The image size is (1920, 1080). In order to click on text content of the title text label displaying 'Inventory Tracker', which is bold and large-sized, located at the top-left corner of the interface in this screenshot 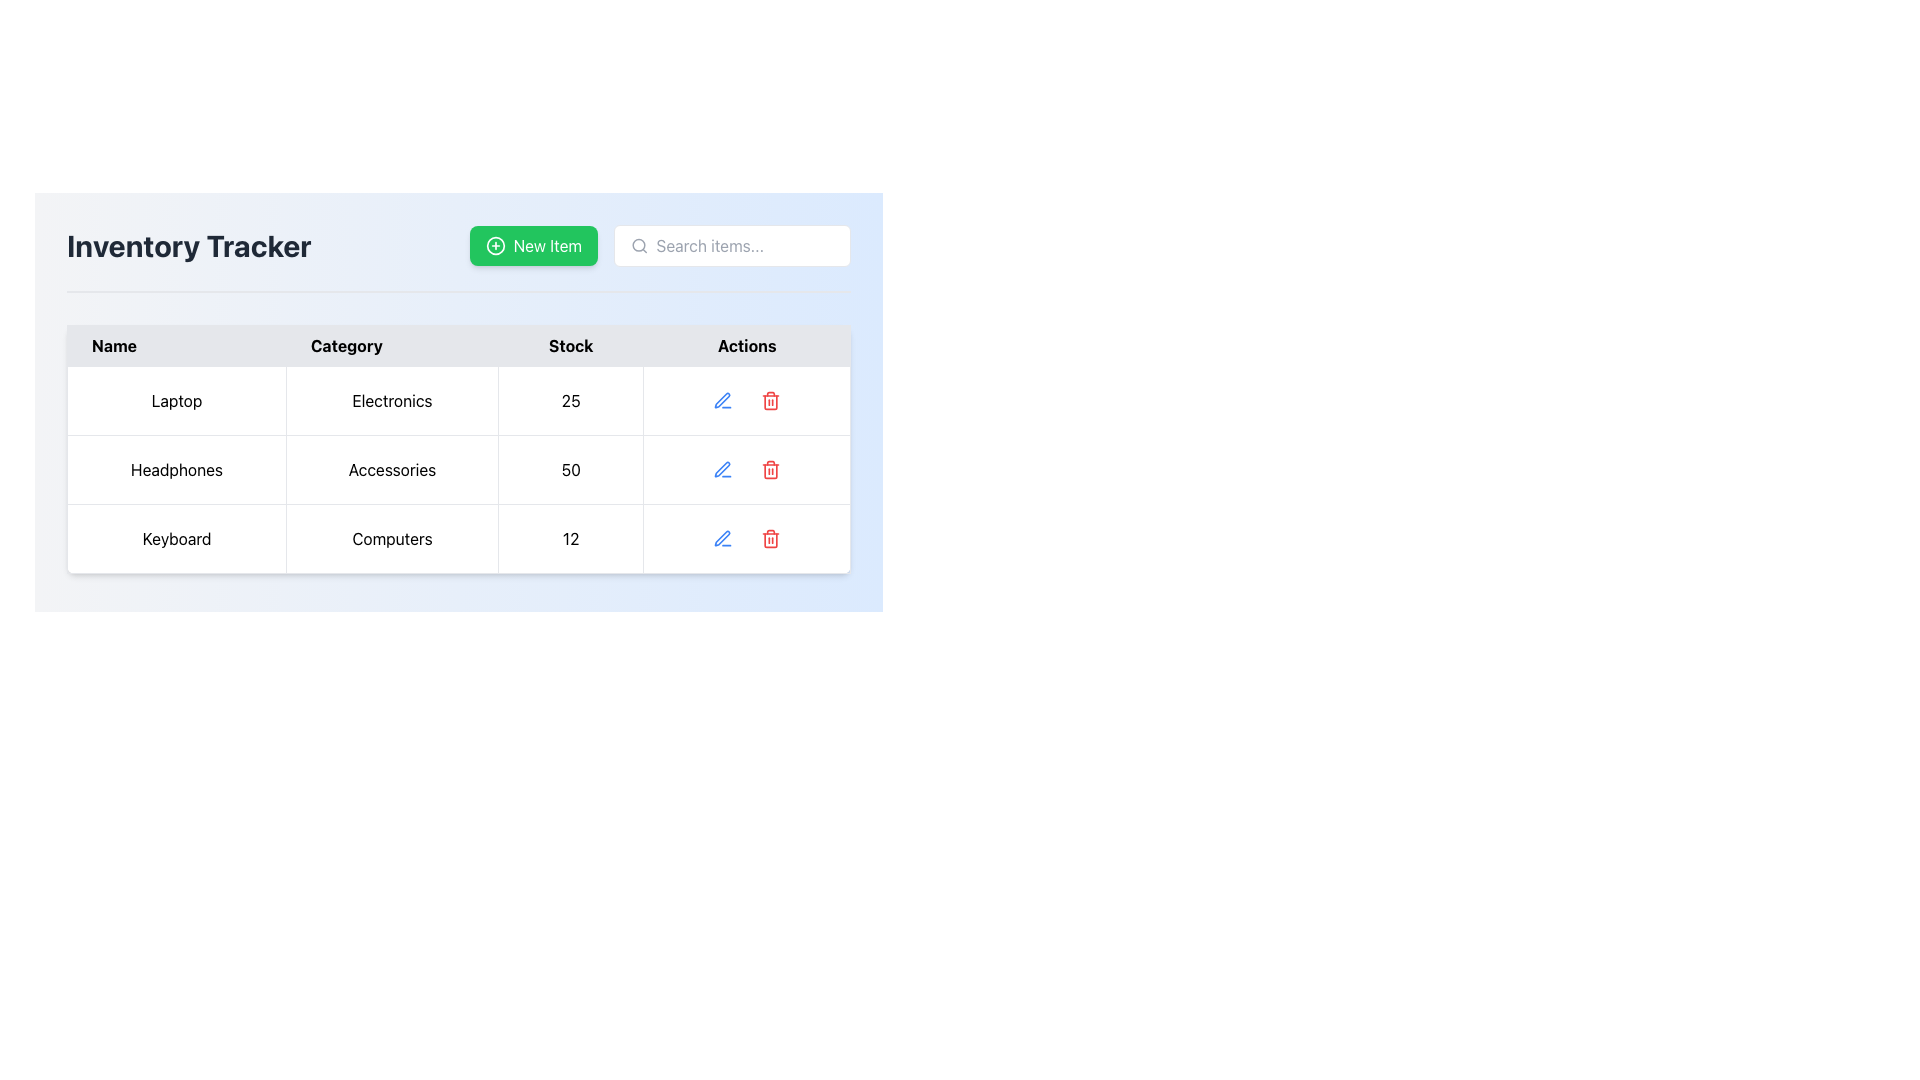, I will do `click(189, 245)`.